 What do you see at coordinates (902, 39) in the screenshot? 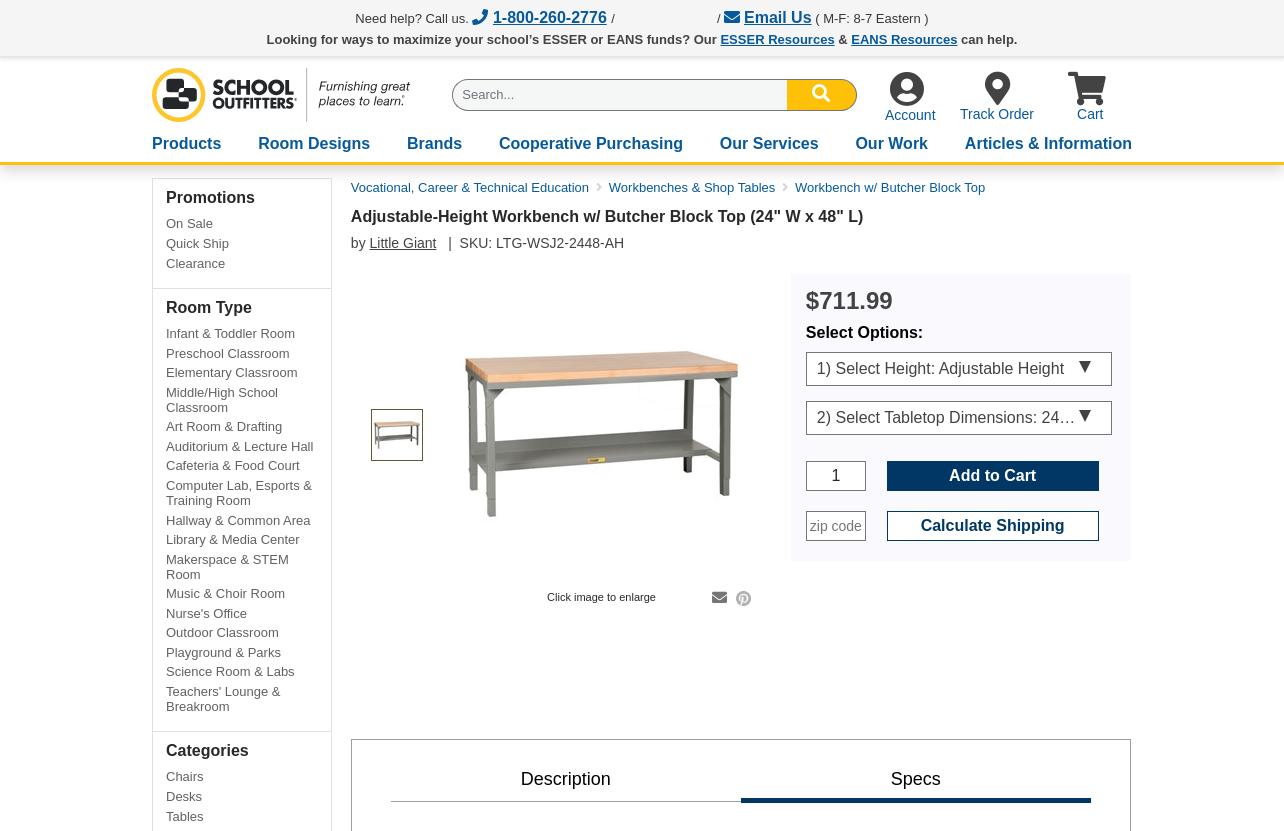
I see `'EANS Resources'` at bounding box center [902, 39].